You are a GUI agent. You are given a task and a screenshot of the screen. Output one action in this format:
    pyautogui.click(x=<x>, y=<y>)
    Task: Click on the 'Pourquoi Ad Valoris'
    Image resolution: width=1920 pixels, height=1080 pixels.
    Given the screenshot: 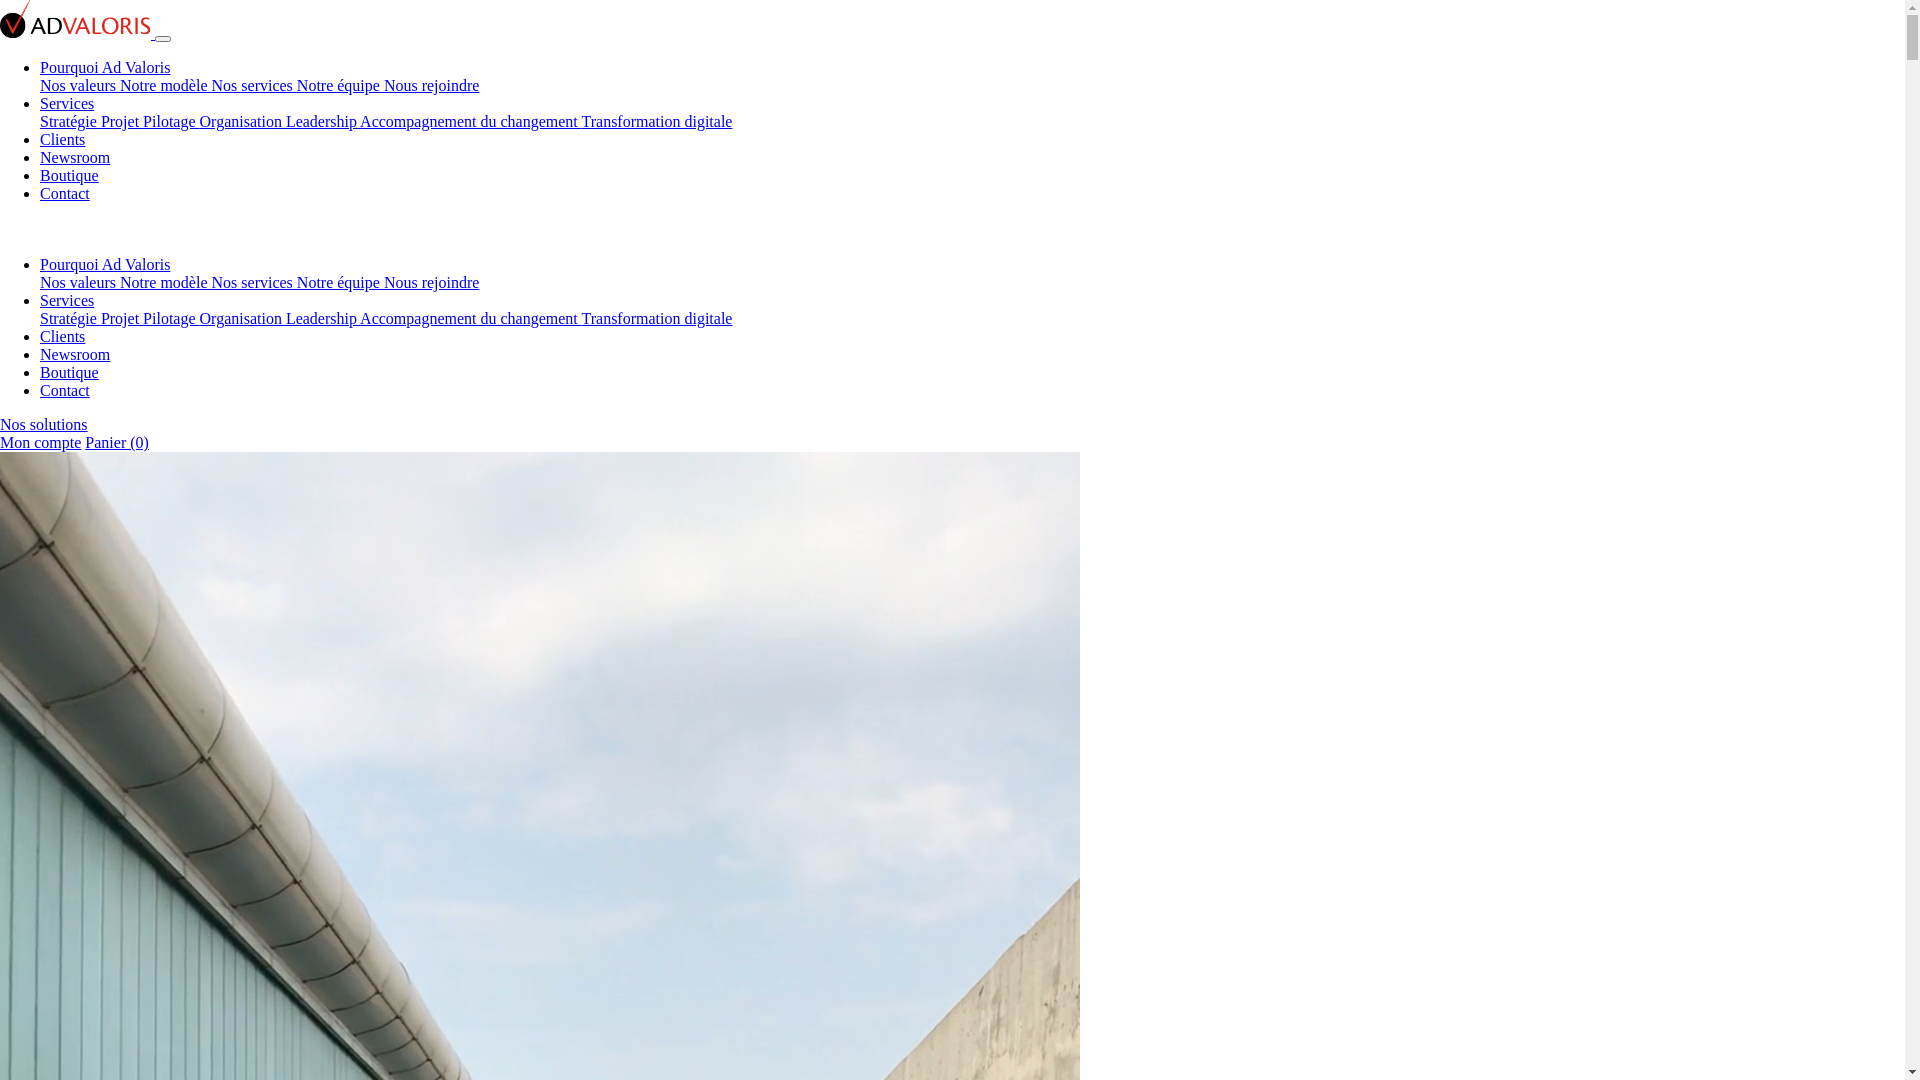 What is the action you would take?
    pyautogui.click(x=39, y=66)
    